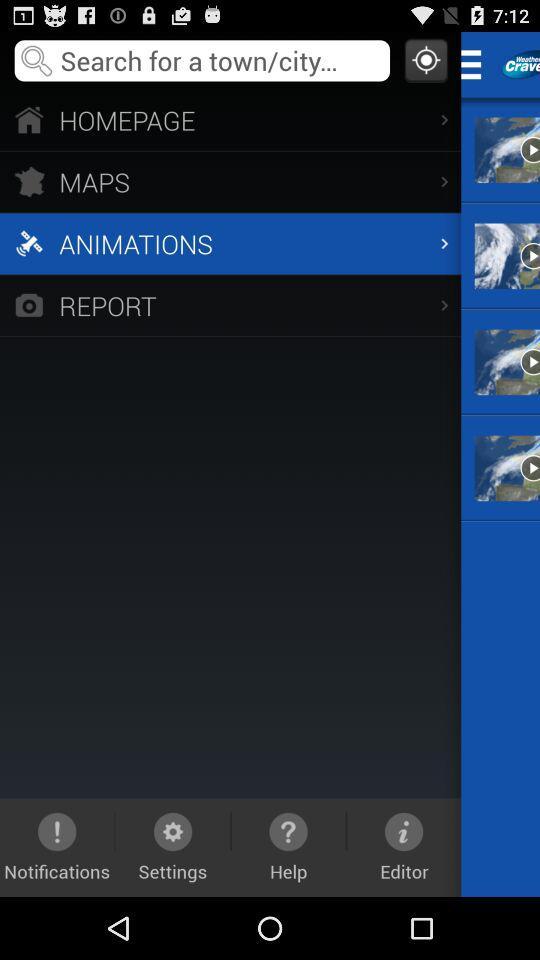  I want to click on report icon, so click(229, 305).